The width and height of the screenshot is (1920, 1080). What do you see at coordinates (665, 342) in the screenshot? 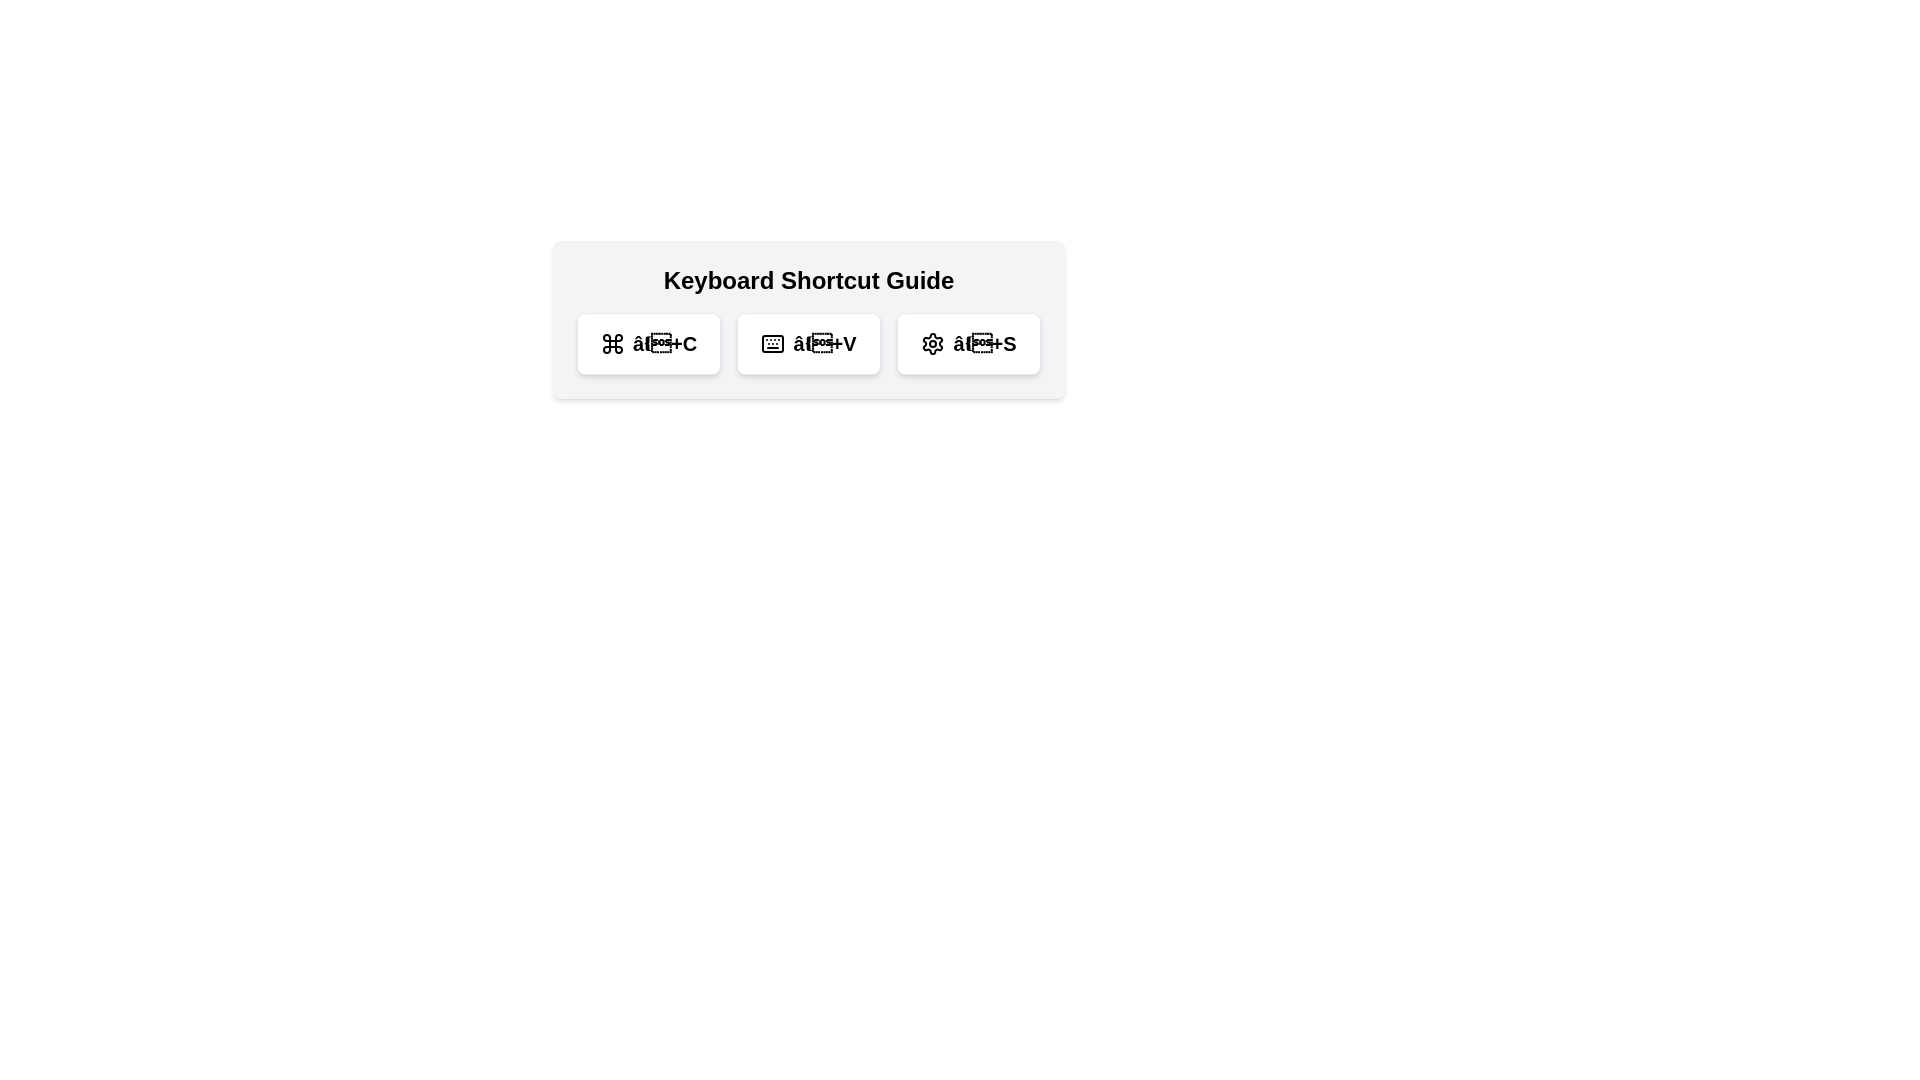
I see `the text label representing the keyboard shortcut (⌘+C), which is positioned to the right of the command key symbol and before the plus sign, under the 'Keyboard Shortcut Guide'` at bounding box center [665, 342].